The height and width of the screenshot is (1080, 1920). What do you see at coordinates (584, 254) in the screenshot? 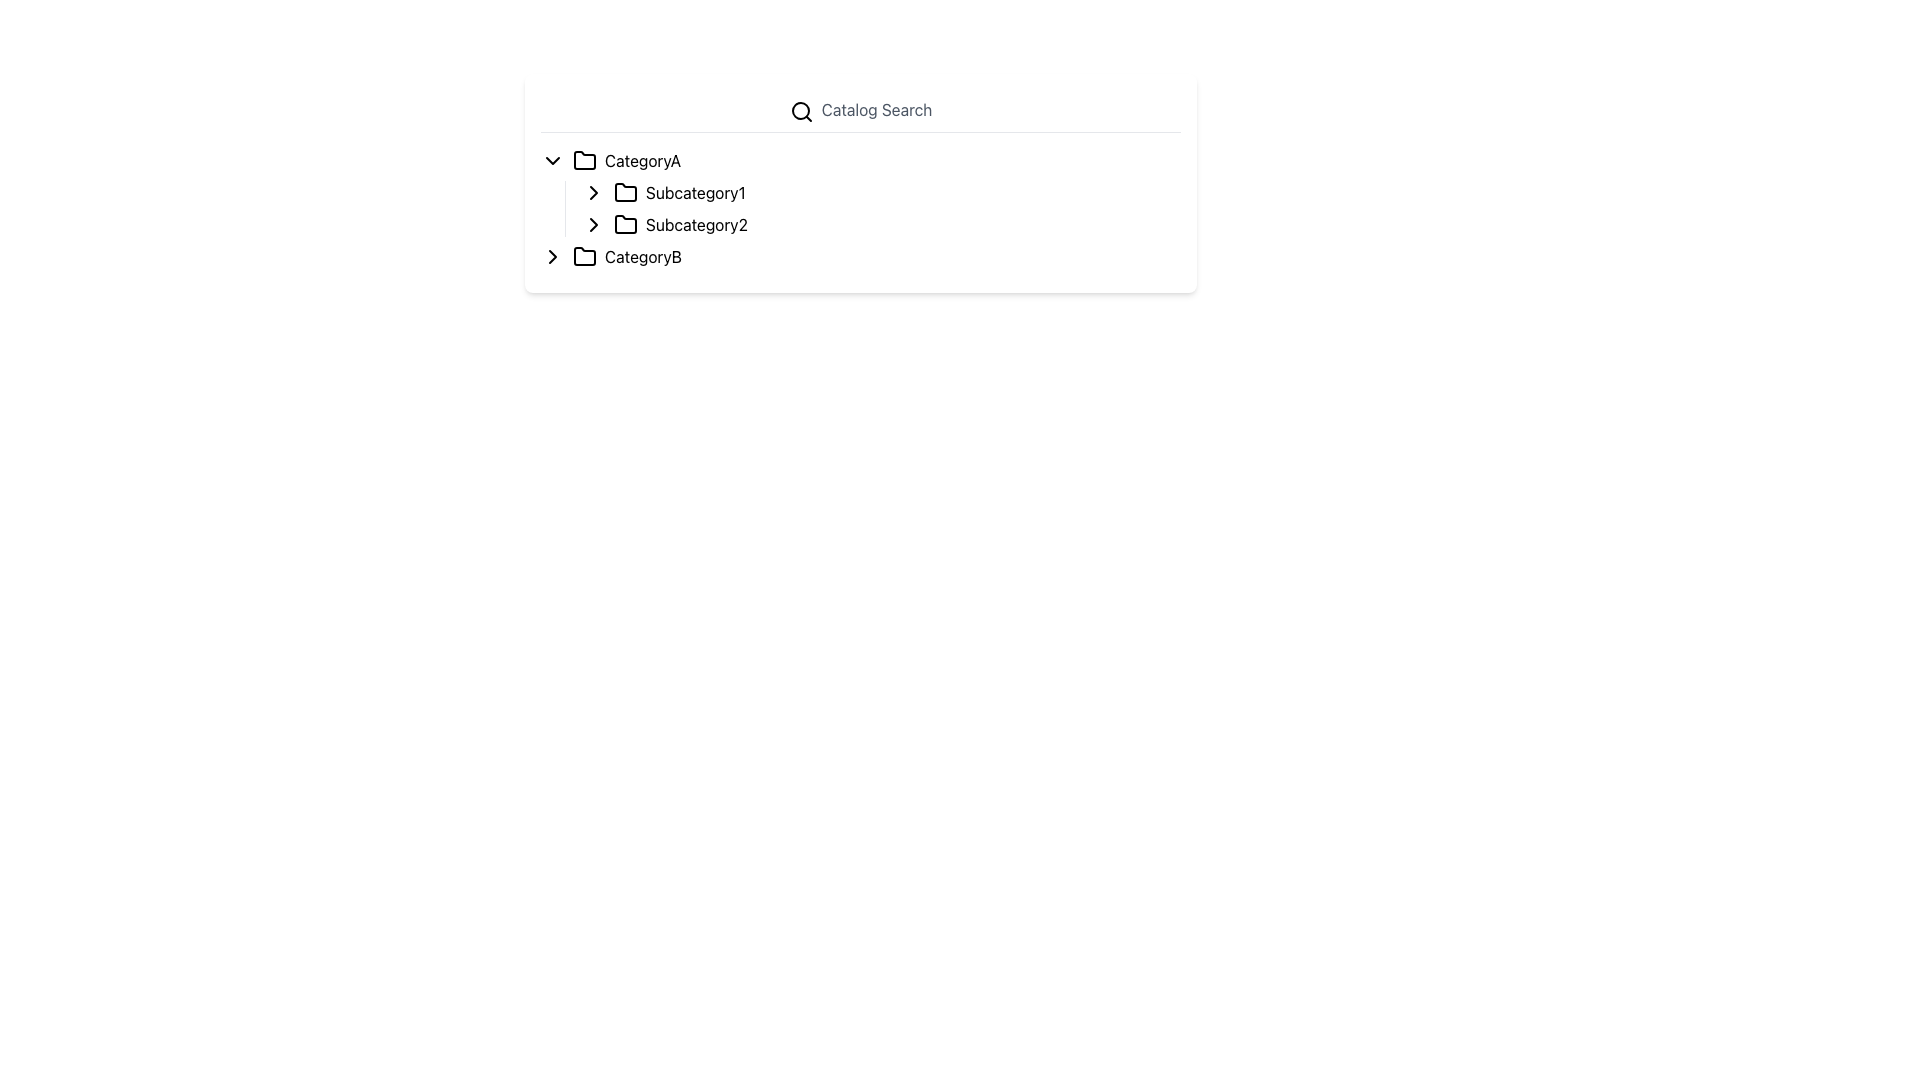
I see `the 'CategoryB' folder icon` at bounding box center [584, 254].